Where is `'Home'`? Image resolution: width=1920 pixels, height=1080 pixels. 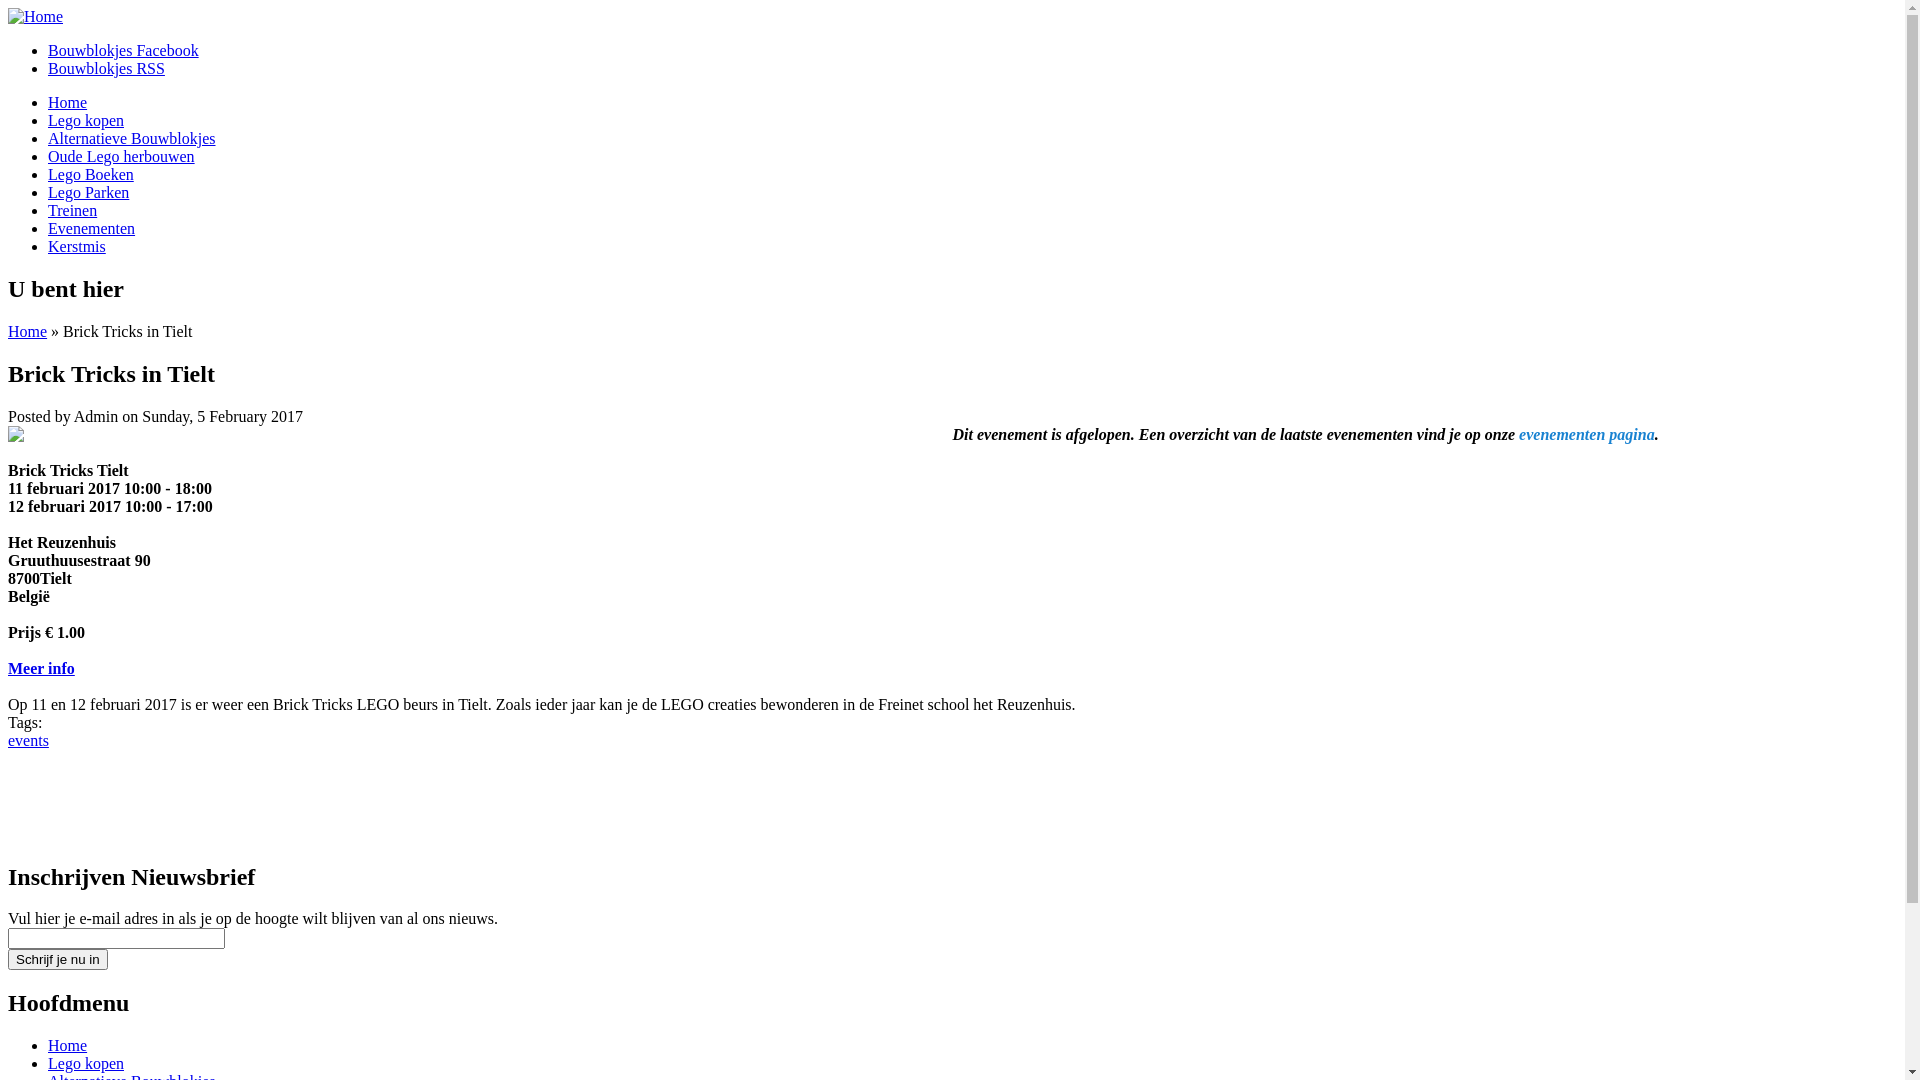 'Home' is located at coordinates (35, 16).